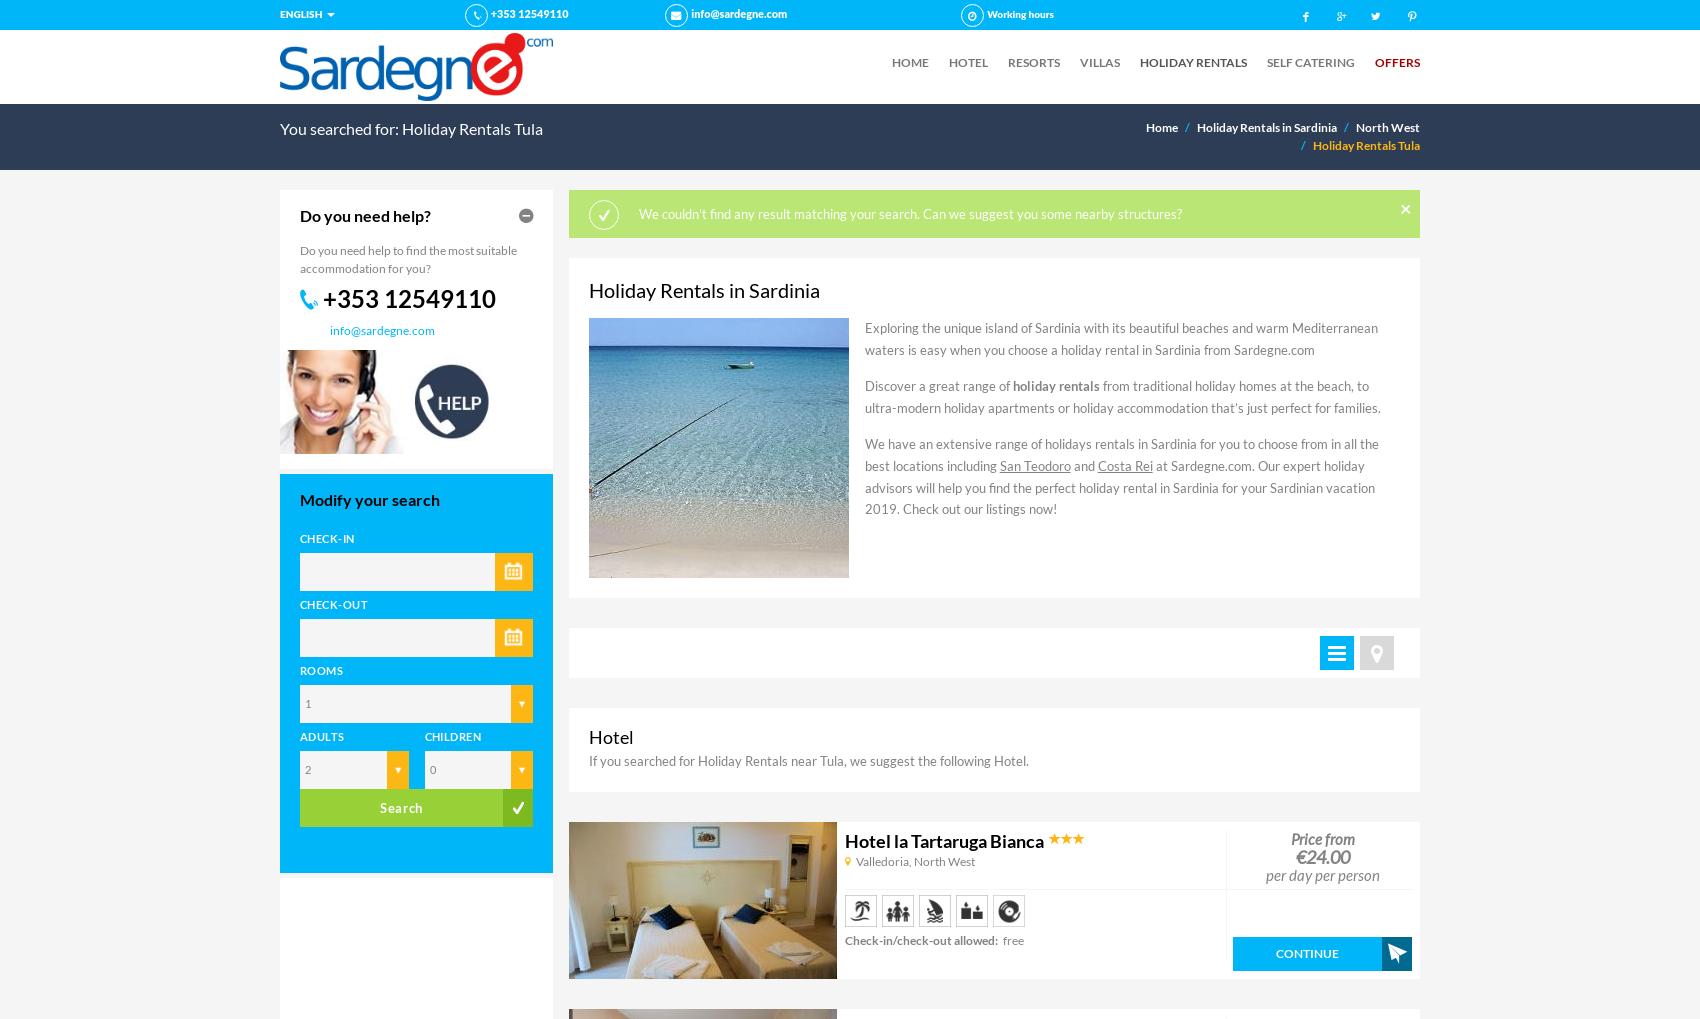 The height and width of the screenshot is (1019, 1700). I want to click on ',', so click(907, 859).